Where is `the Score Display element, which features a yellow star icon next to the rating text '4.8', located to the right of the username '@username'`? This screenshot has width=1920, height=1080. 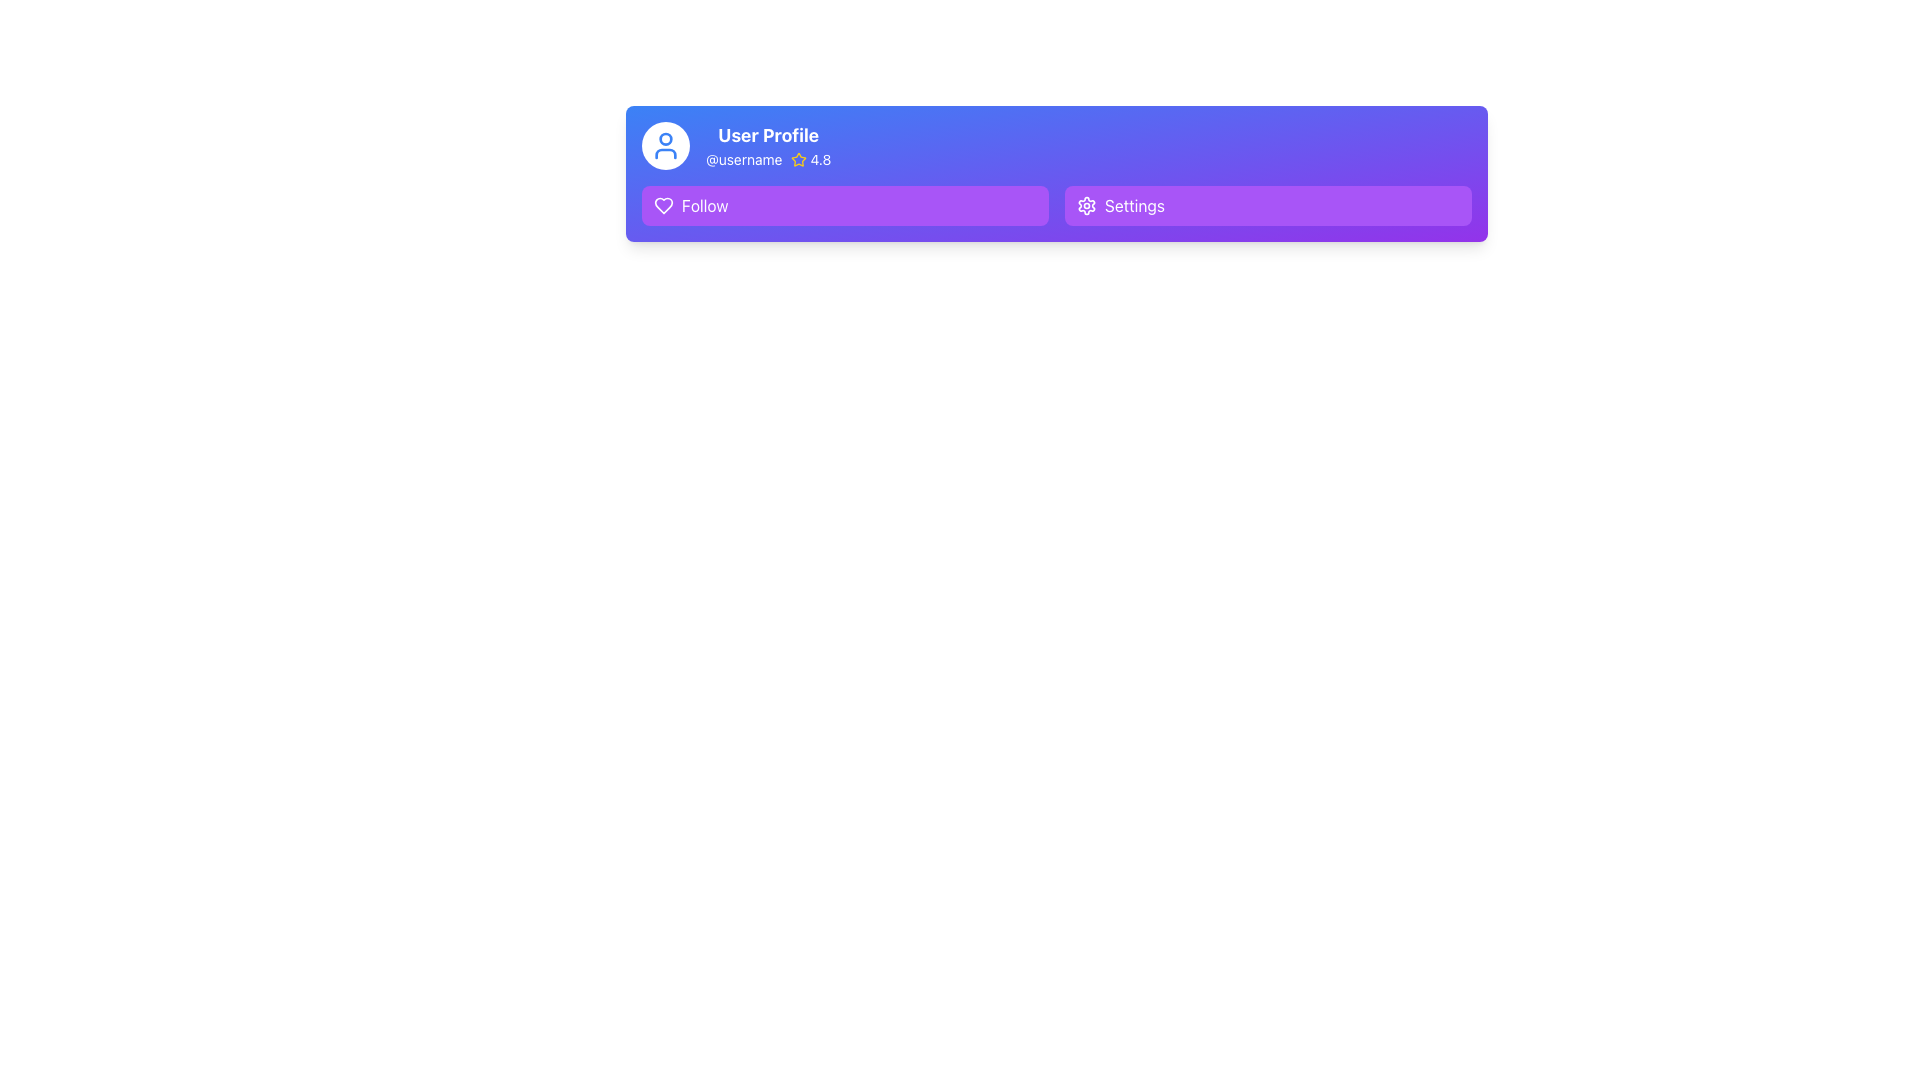 the Score Display element, which features a yellow star icon next to the rating text '4.8', located to the right of the username '@username' is located at coordinates (810, 158).